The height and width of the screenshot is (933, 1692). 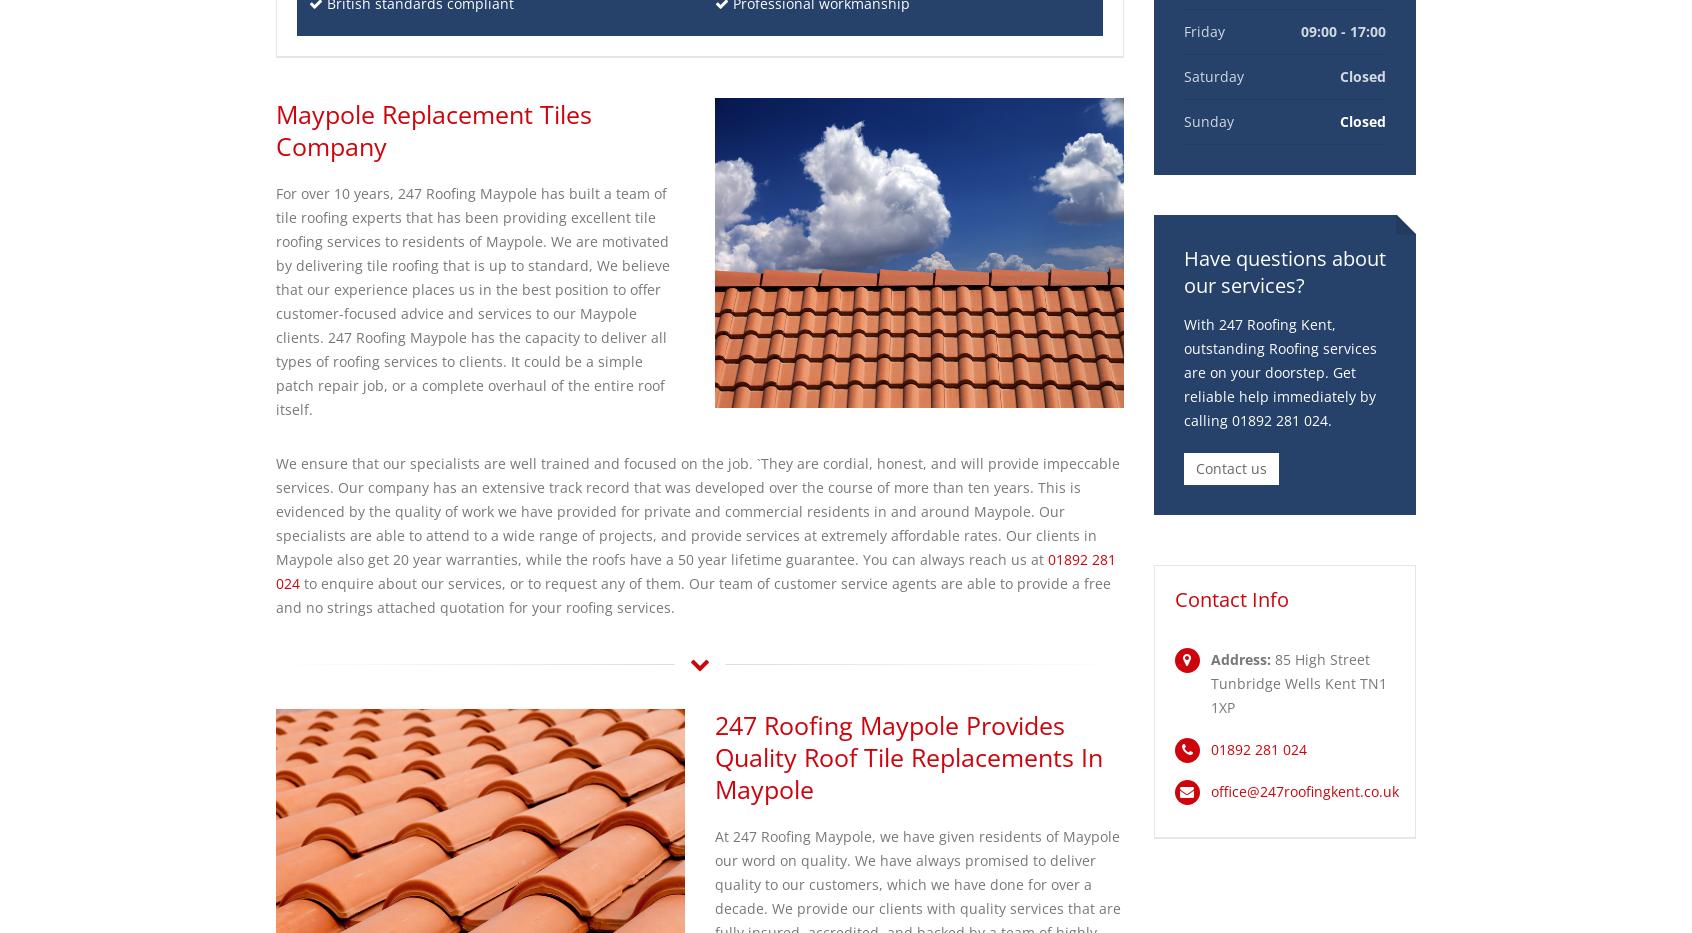 What do you see at coordinates (906, 756) in the screenshot?
I see `'247 Roofing Maypole Provides Quality Roof Tile Replacements in Maypole'` at bounding box center [906, 756].